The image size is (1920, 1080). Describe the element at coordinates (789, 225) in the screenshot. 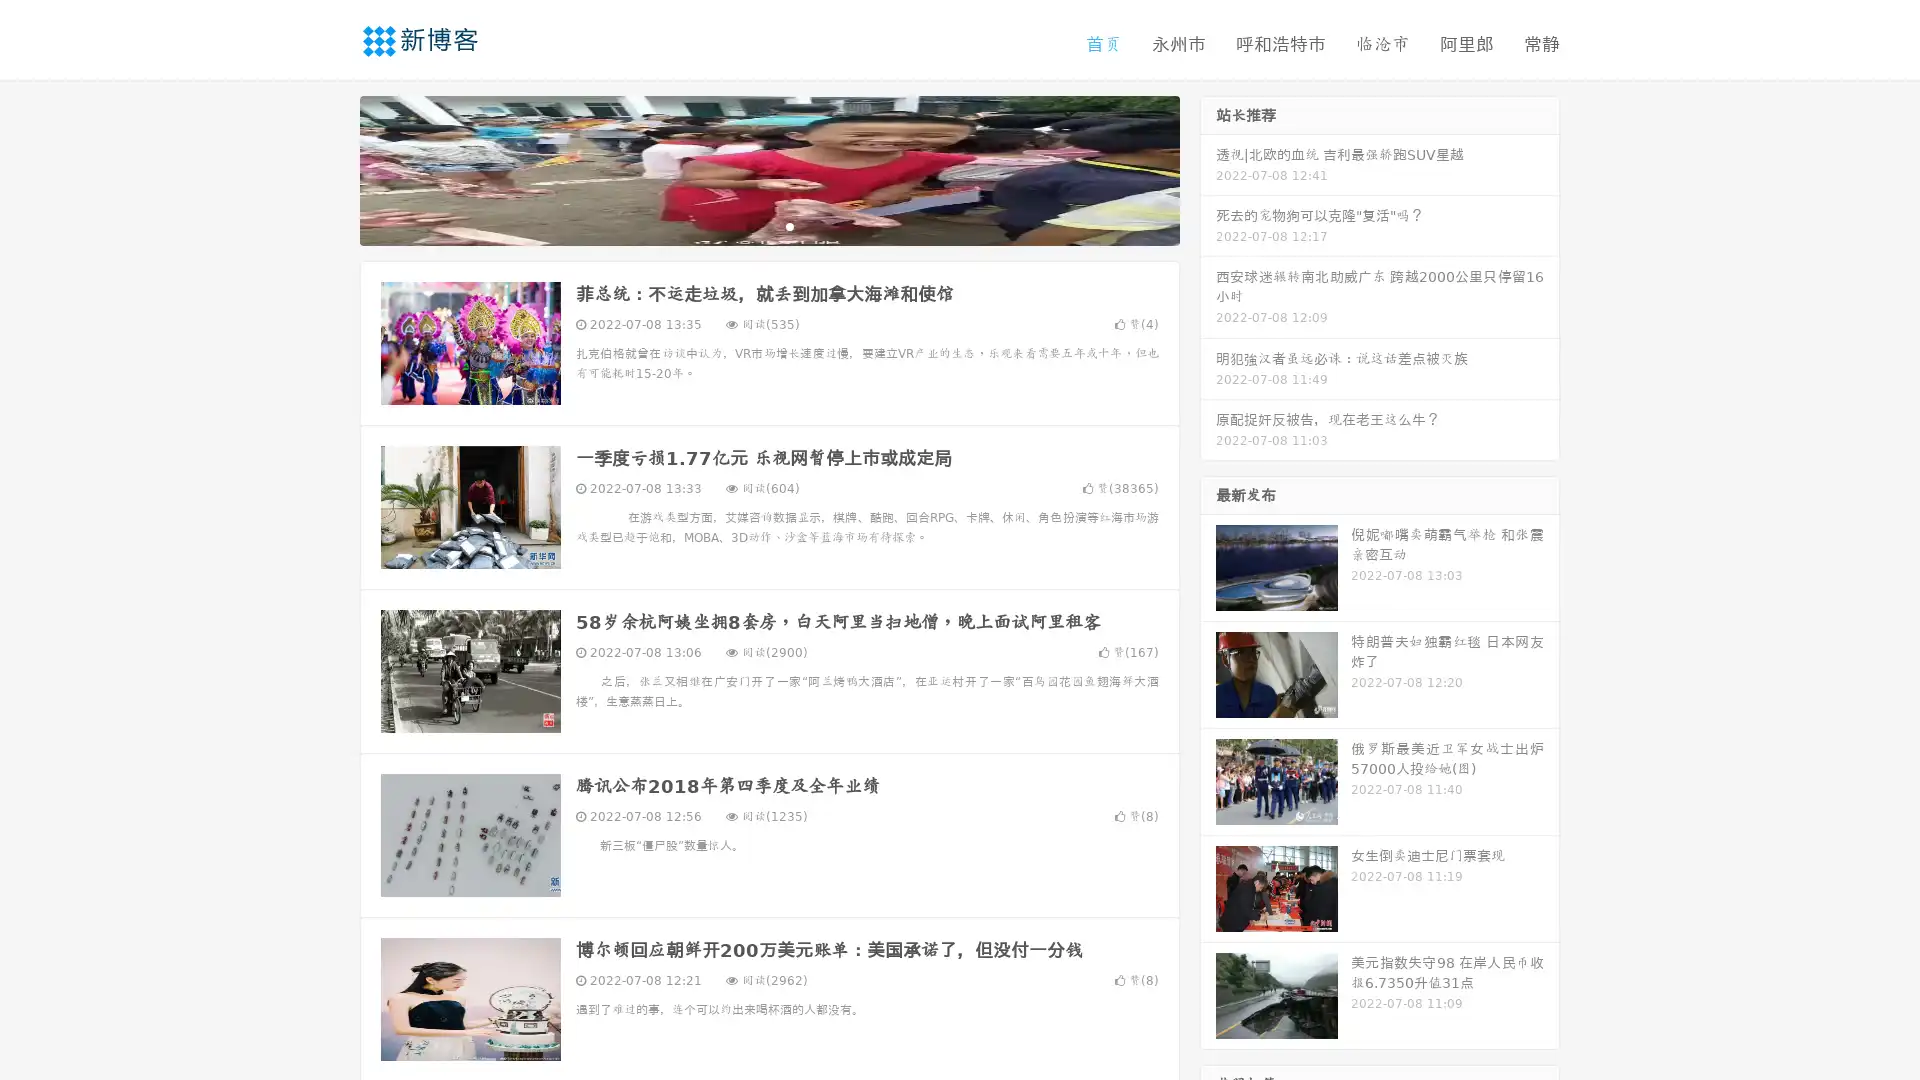

I see `Go to slide 3` at that location.